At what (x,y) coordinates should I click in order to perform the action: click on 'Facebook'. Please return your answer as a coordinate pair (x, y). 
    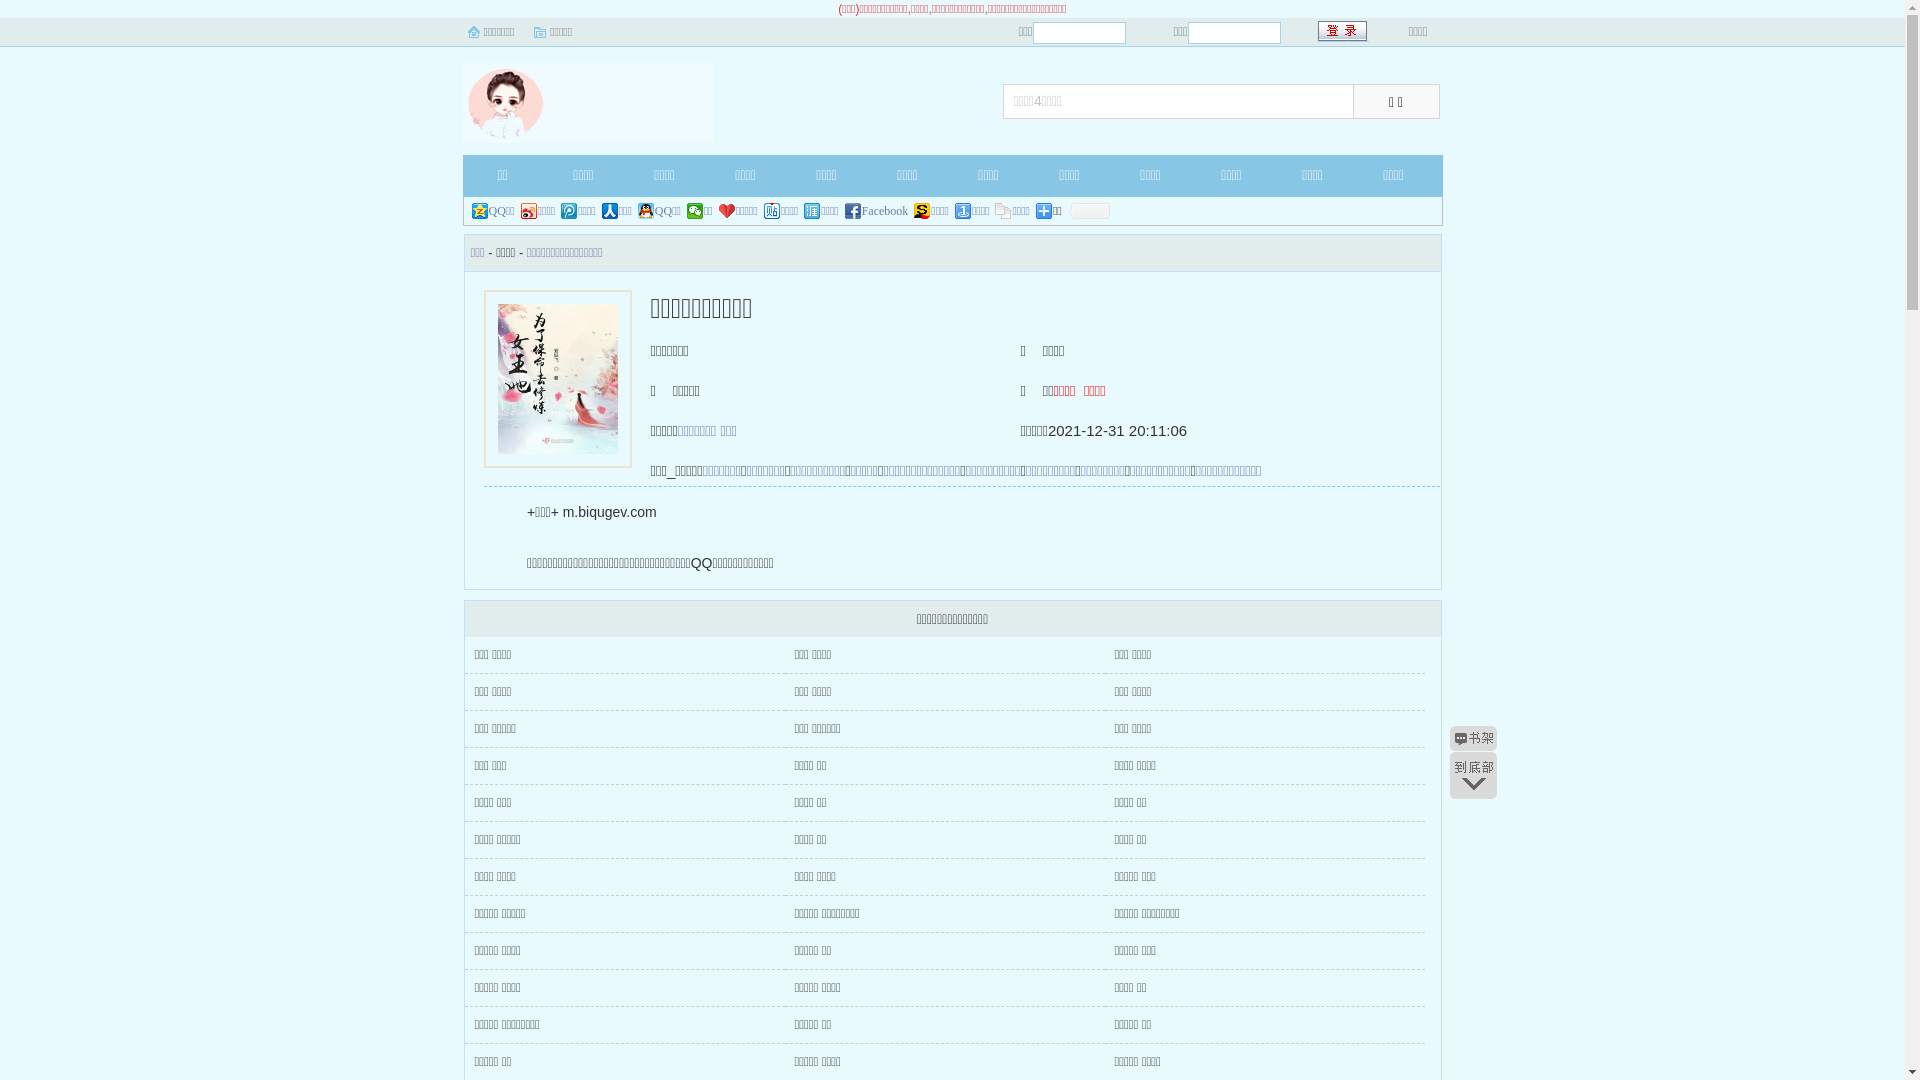
    Looking at the image, I should click on (877, 211).